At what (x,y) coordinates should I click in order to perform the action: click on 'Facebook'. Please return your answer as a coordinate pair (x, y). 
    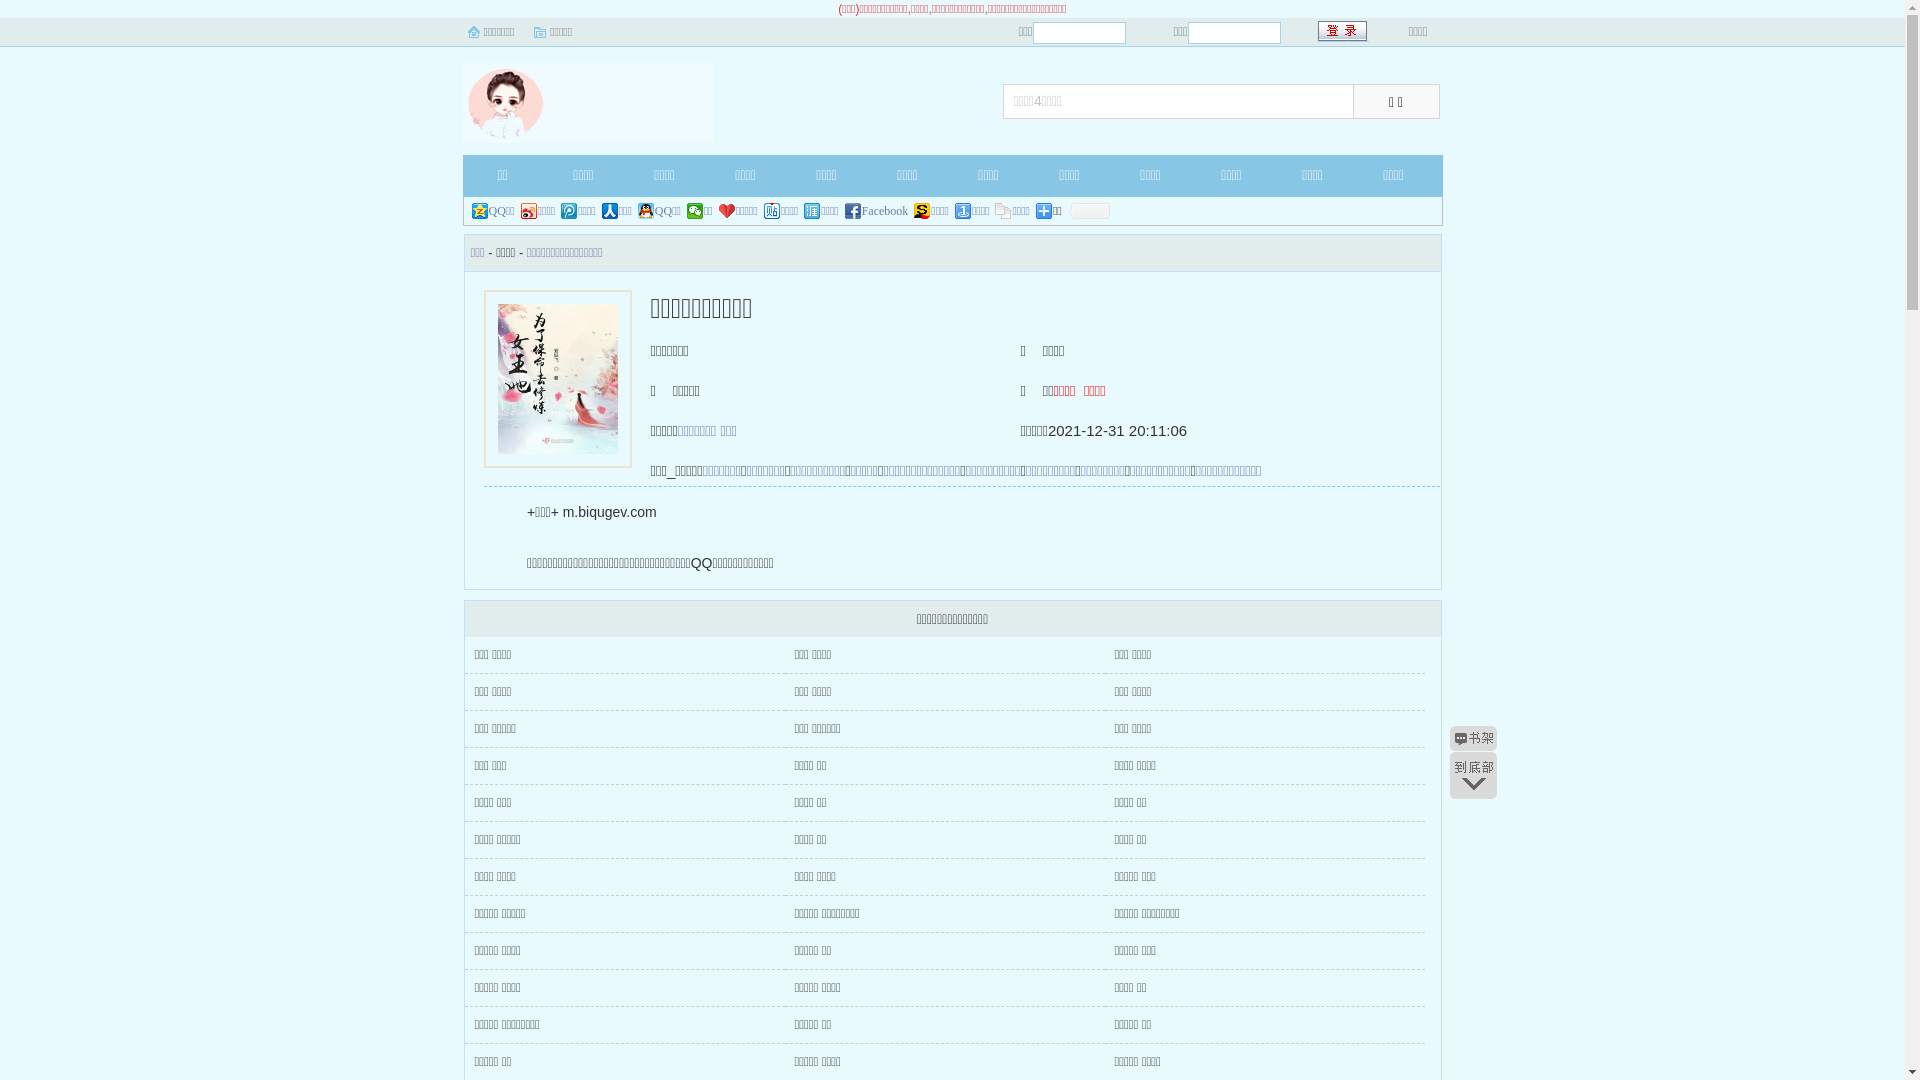
    Looking at the image, I should click on (877, 211).